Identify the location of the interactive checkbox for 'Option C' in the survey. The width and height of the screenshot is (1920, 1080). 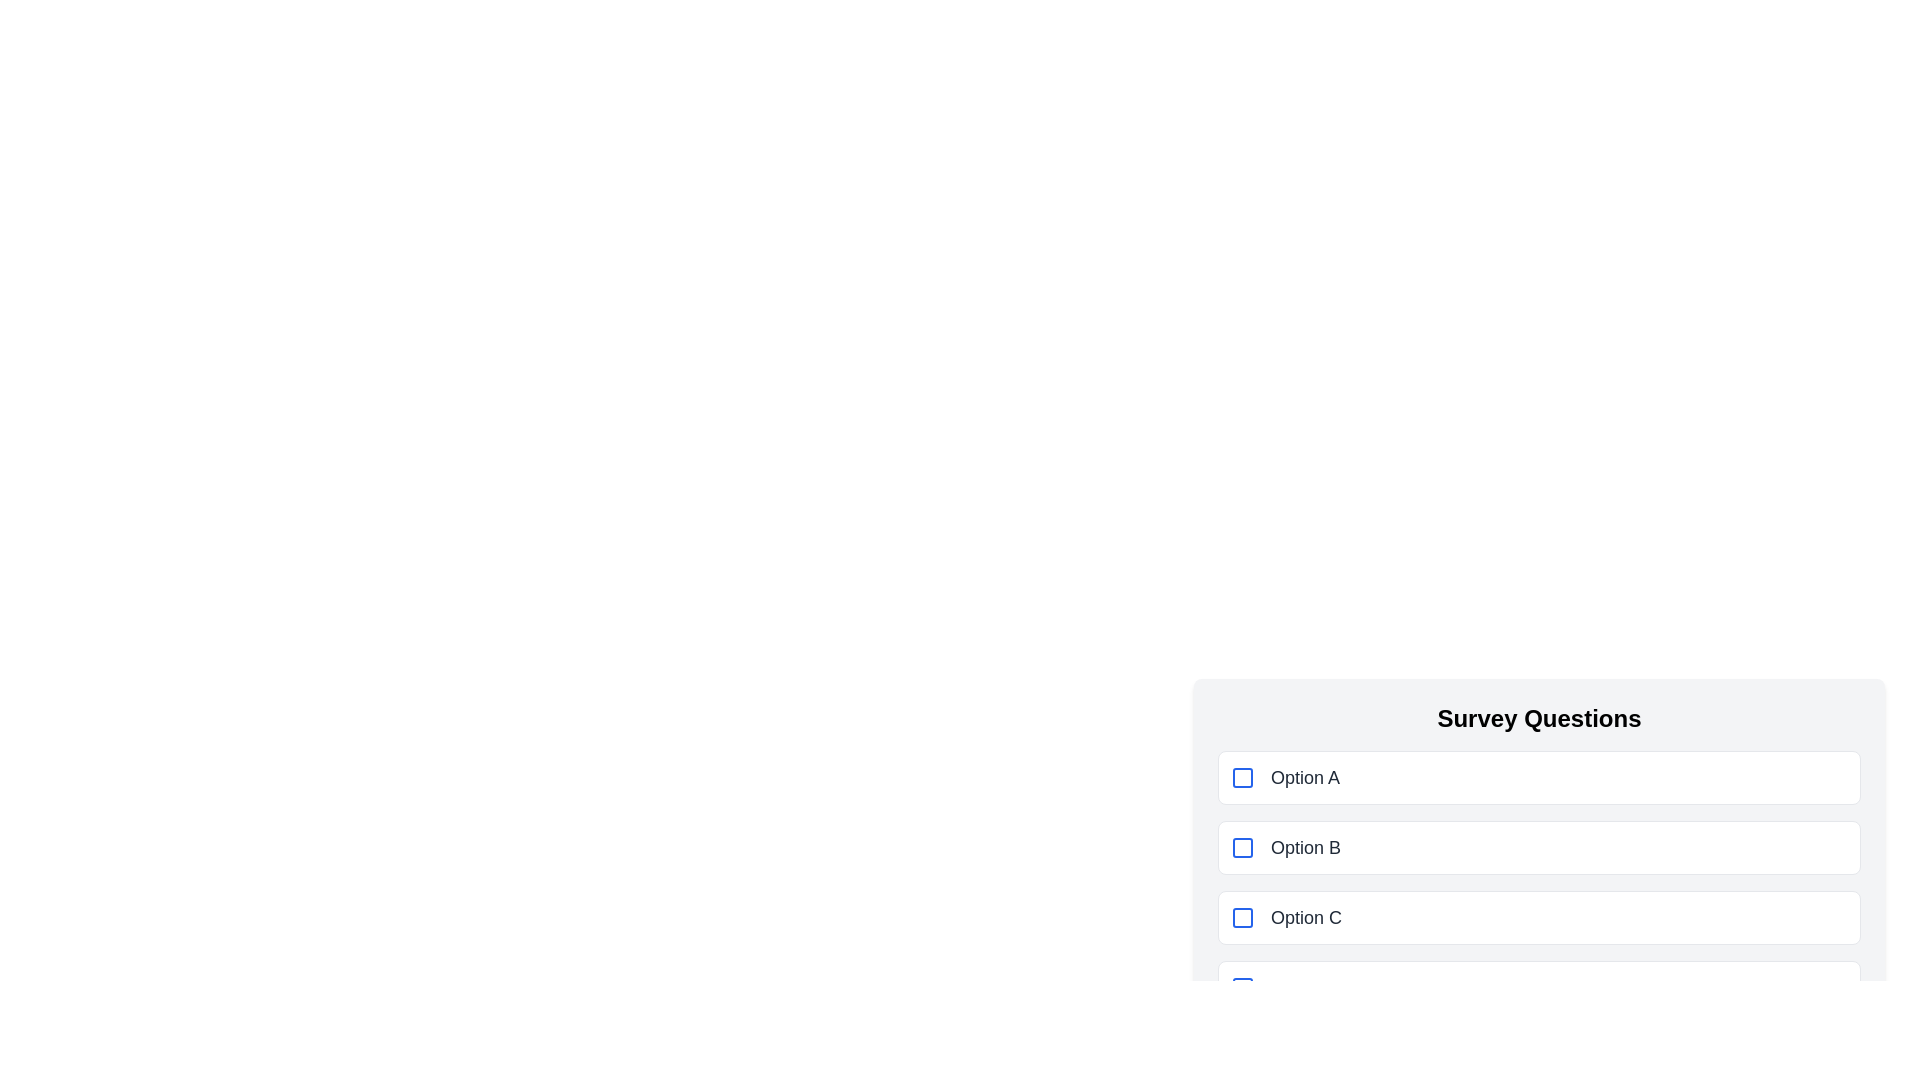
(1242, 918).